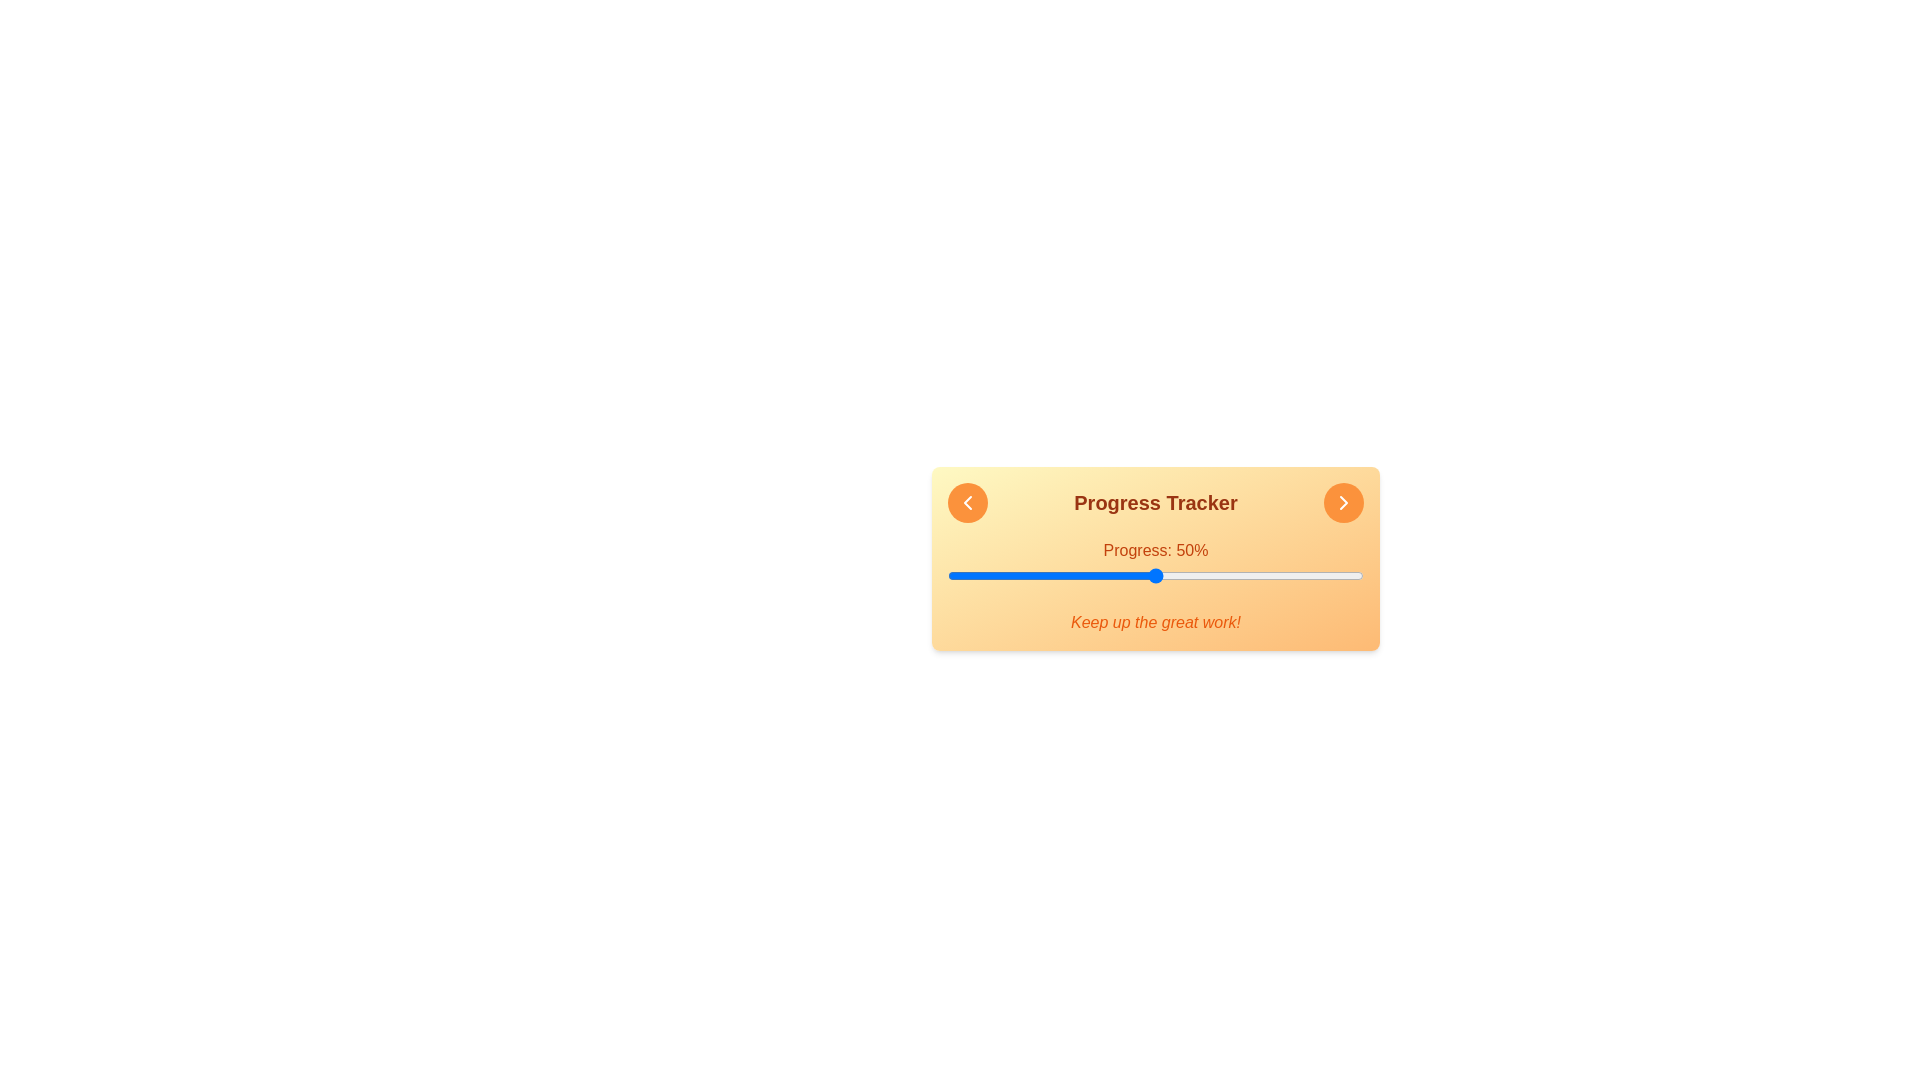  I want to click on left arrow button to decrease the progress, so click(968, 501).